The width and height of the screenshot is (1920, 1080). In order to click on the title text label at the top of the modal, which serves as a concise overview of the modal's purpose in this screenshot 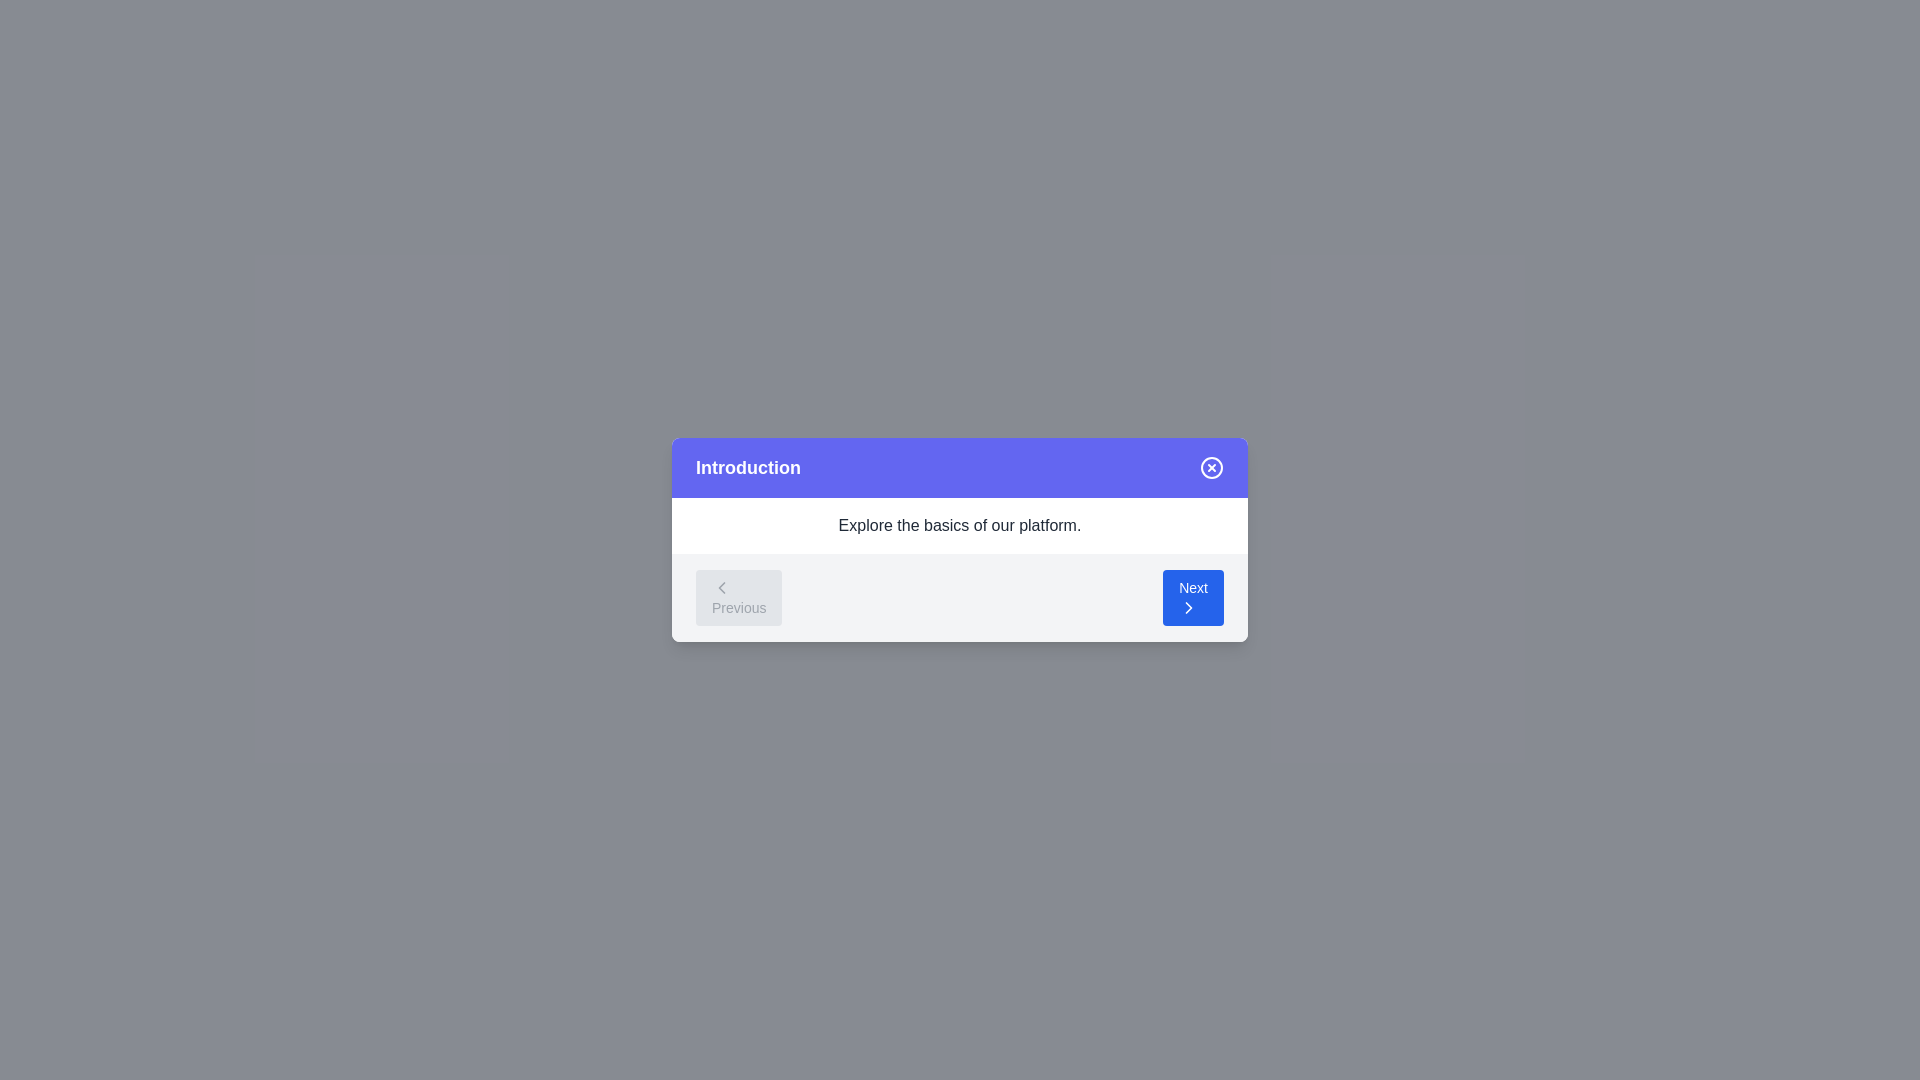, I will do `click(747, 467)`.